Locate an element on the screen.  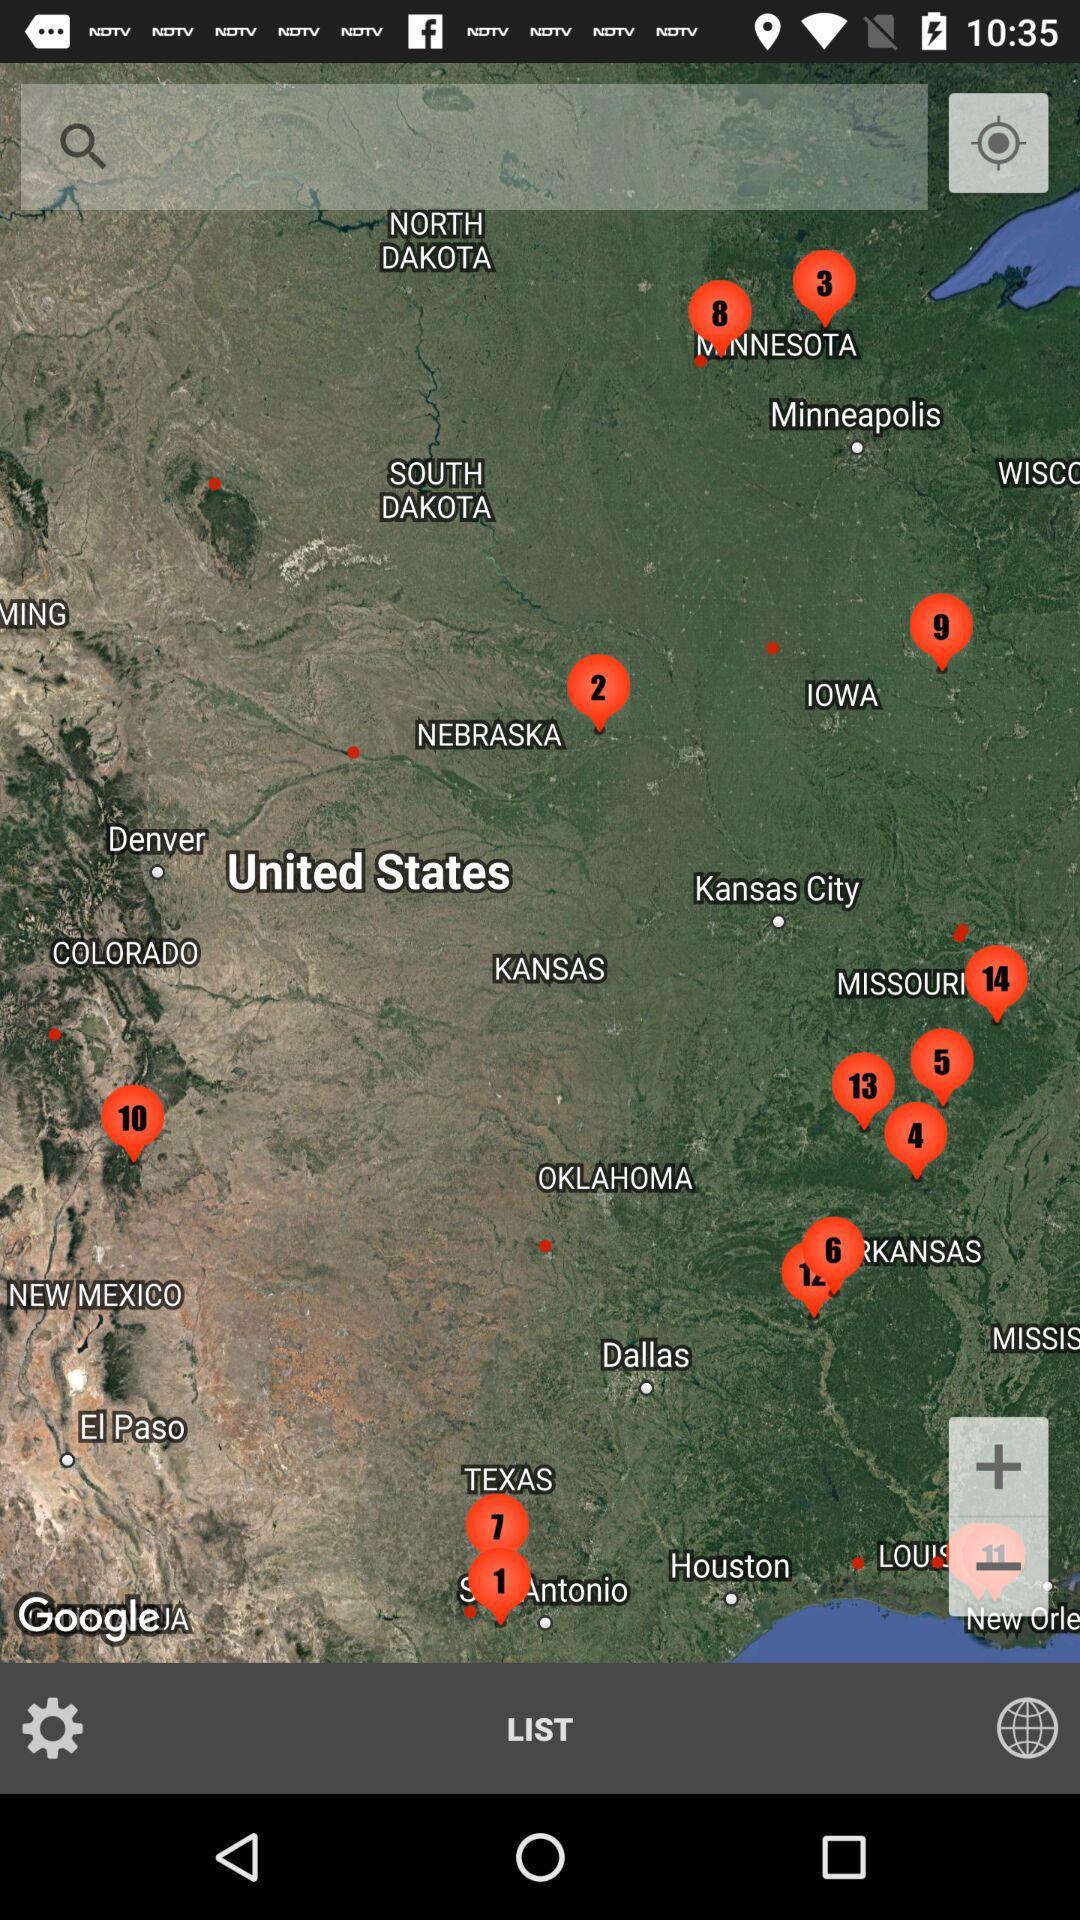
icon at the top left corner is located at coordinates (83, 146).